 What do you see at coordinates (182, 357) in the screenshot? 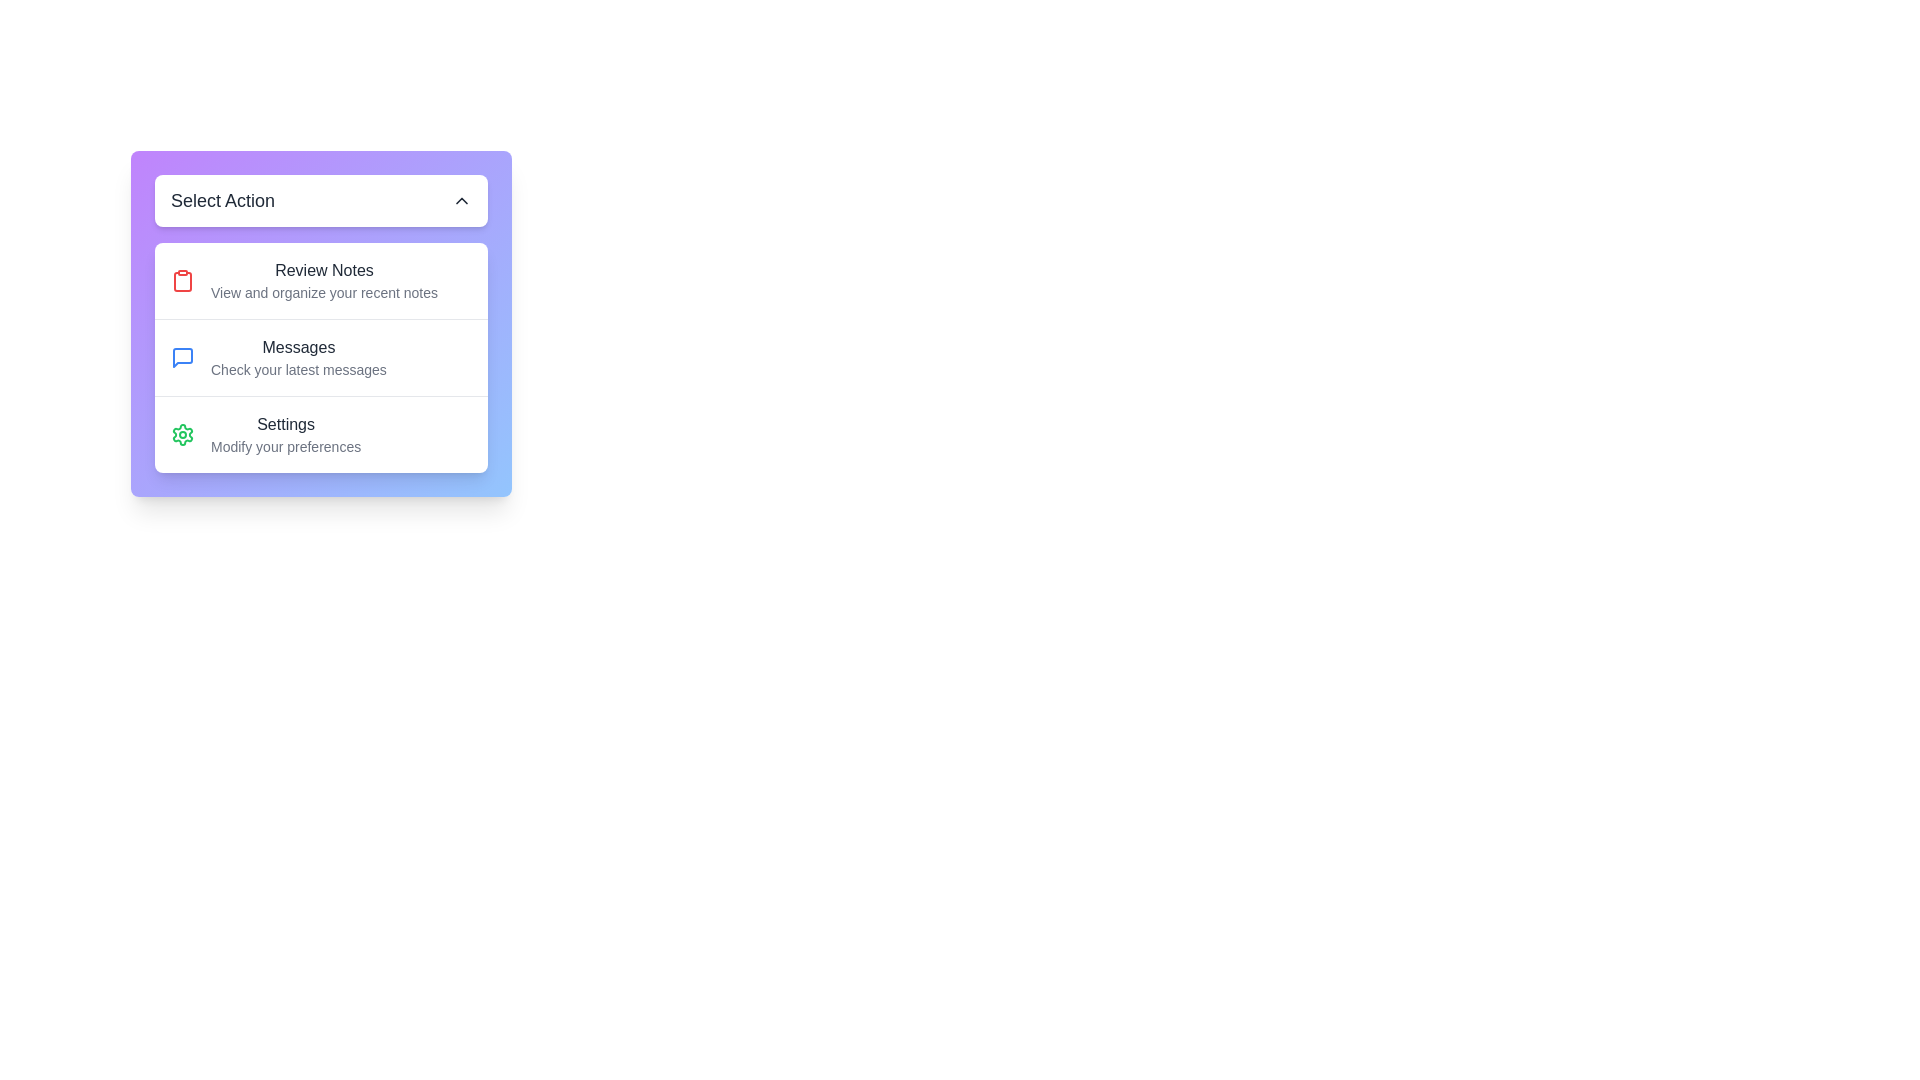
I see `the speech bubble icon with a blue outline located to the left of the 'Messages' text label in the vertical list of menu options` at bounding box center [182, 357].